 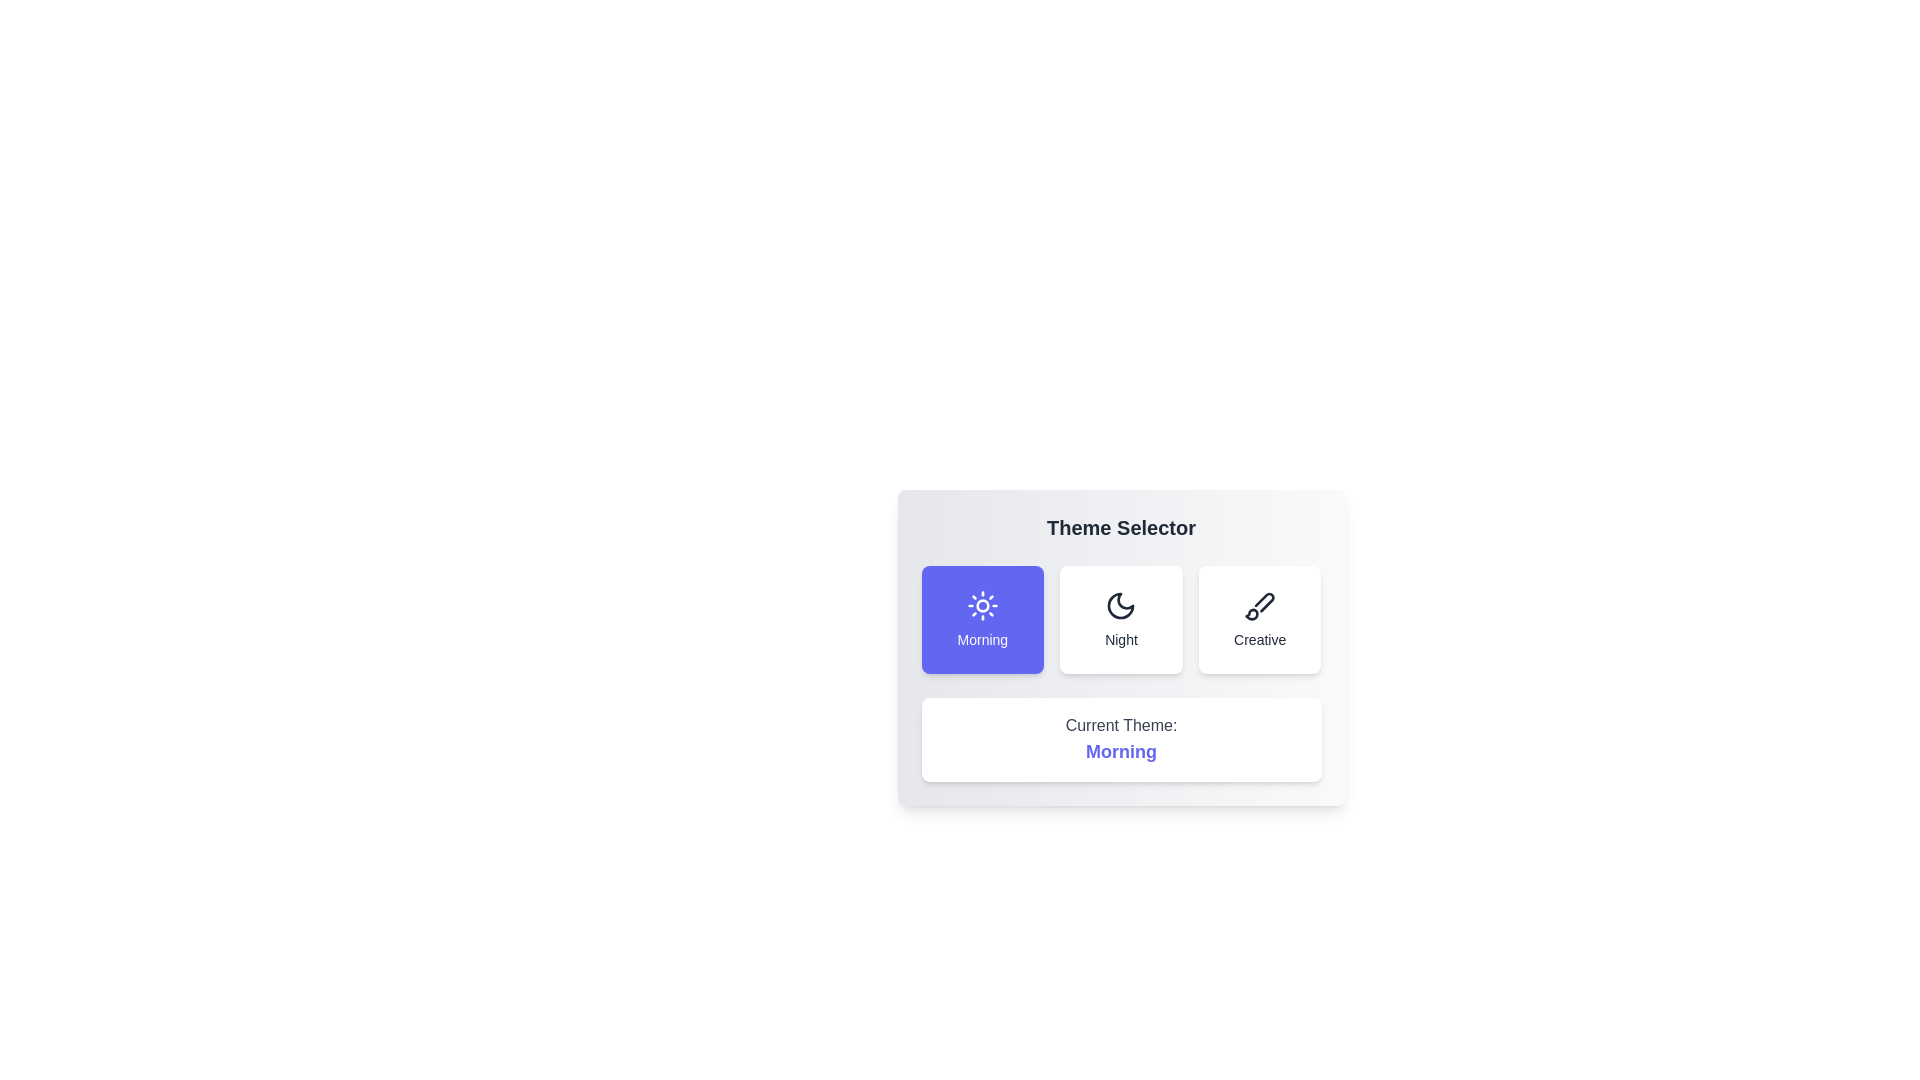 I want to click on the Morning button to observe its hover effect, so click(x=982, y=619).